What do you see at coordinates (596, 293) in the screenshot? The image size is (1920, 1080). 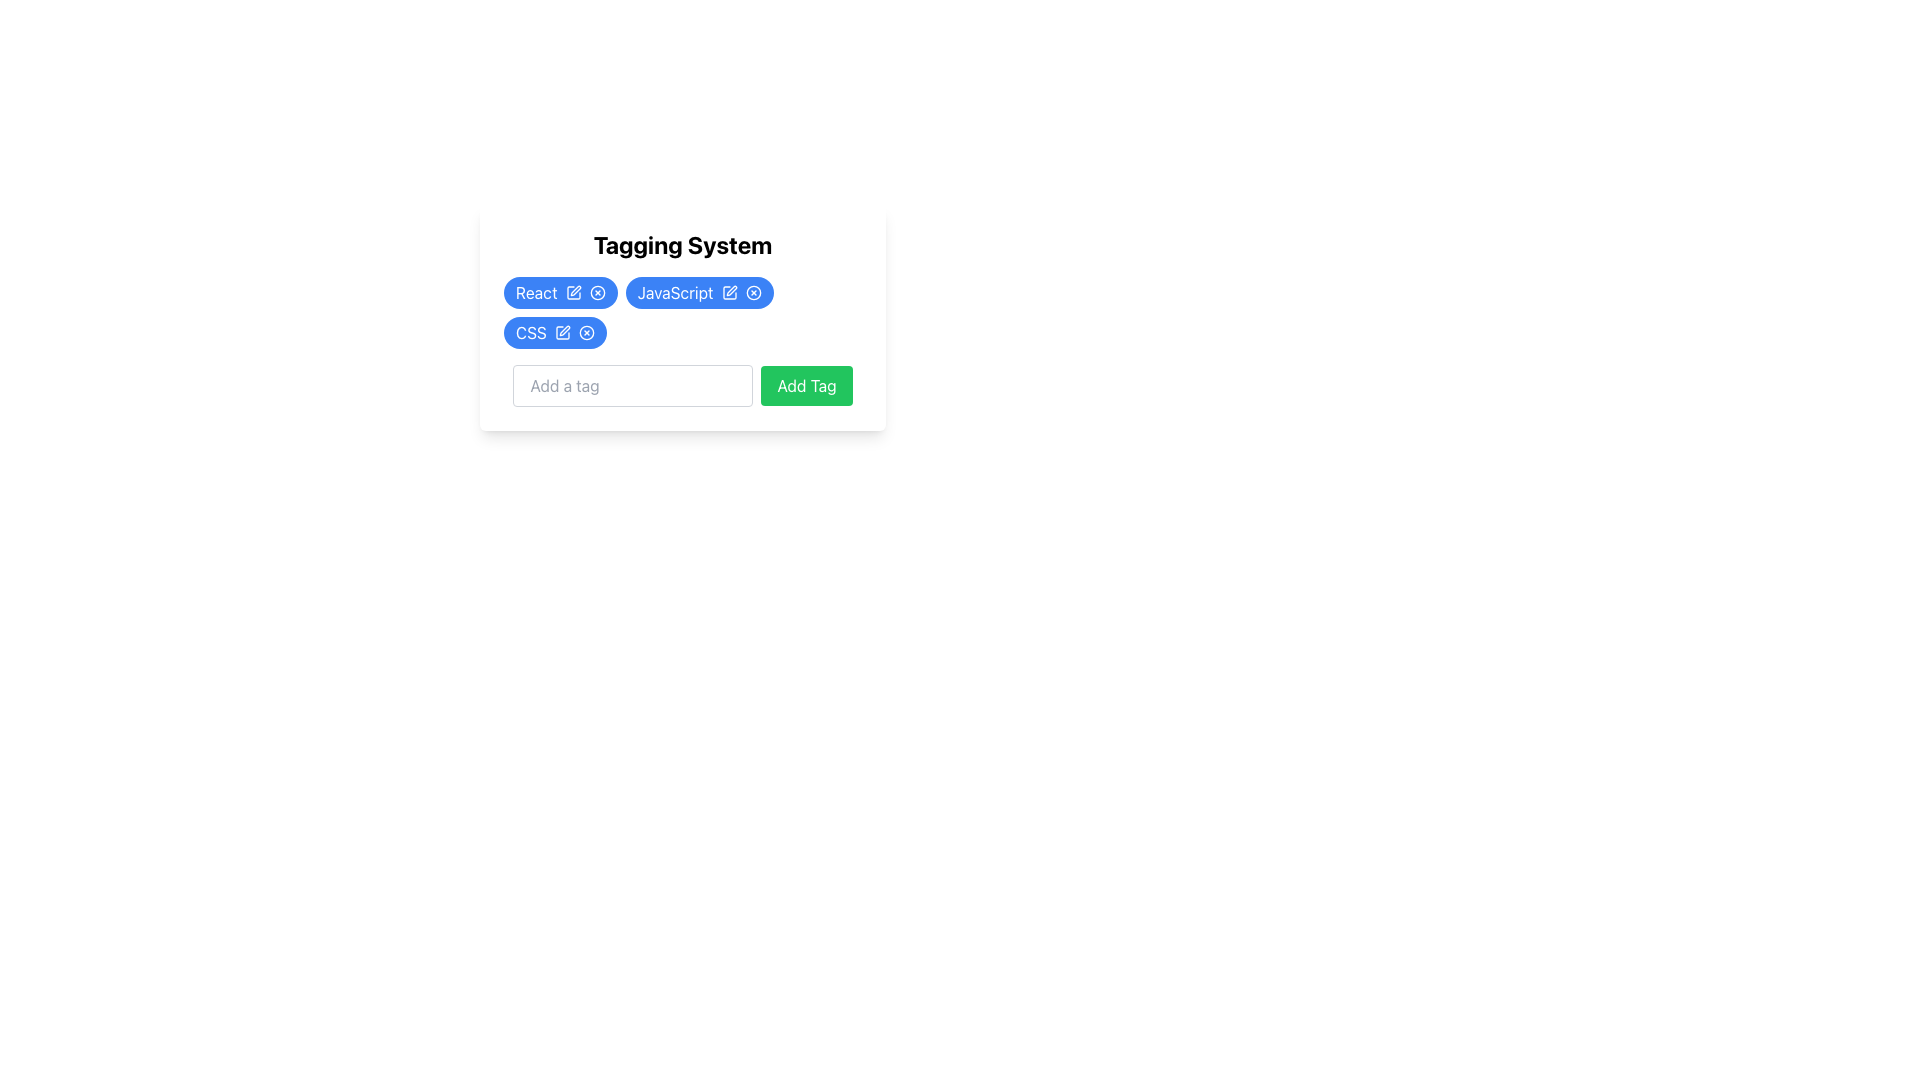 I see `the SVG Circle element located at the center of the circular icon next to the 'JavaScript' labeled tag, which is positioned in the second row of tags` at bounding box center [596, 293].